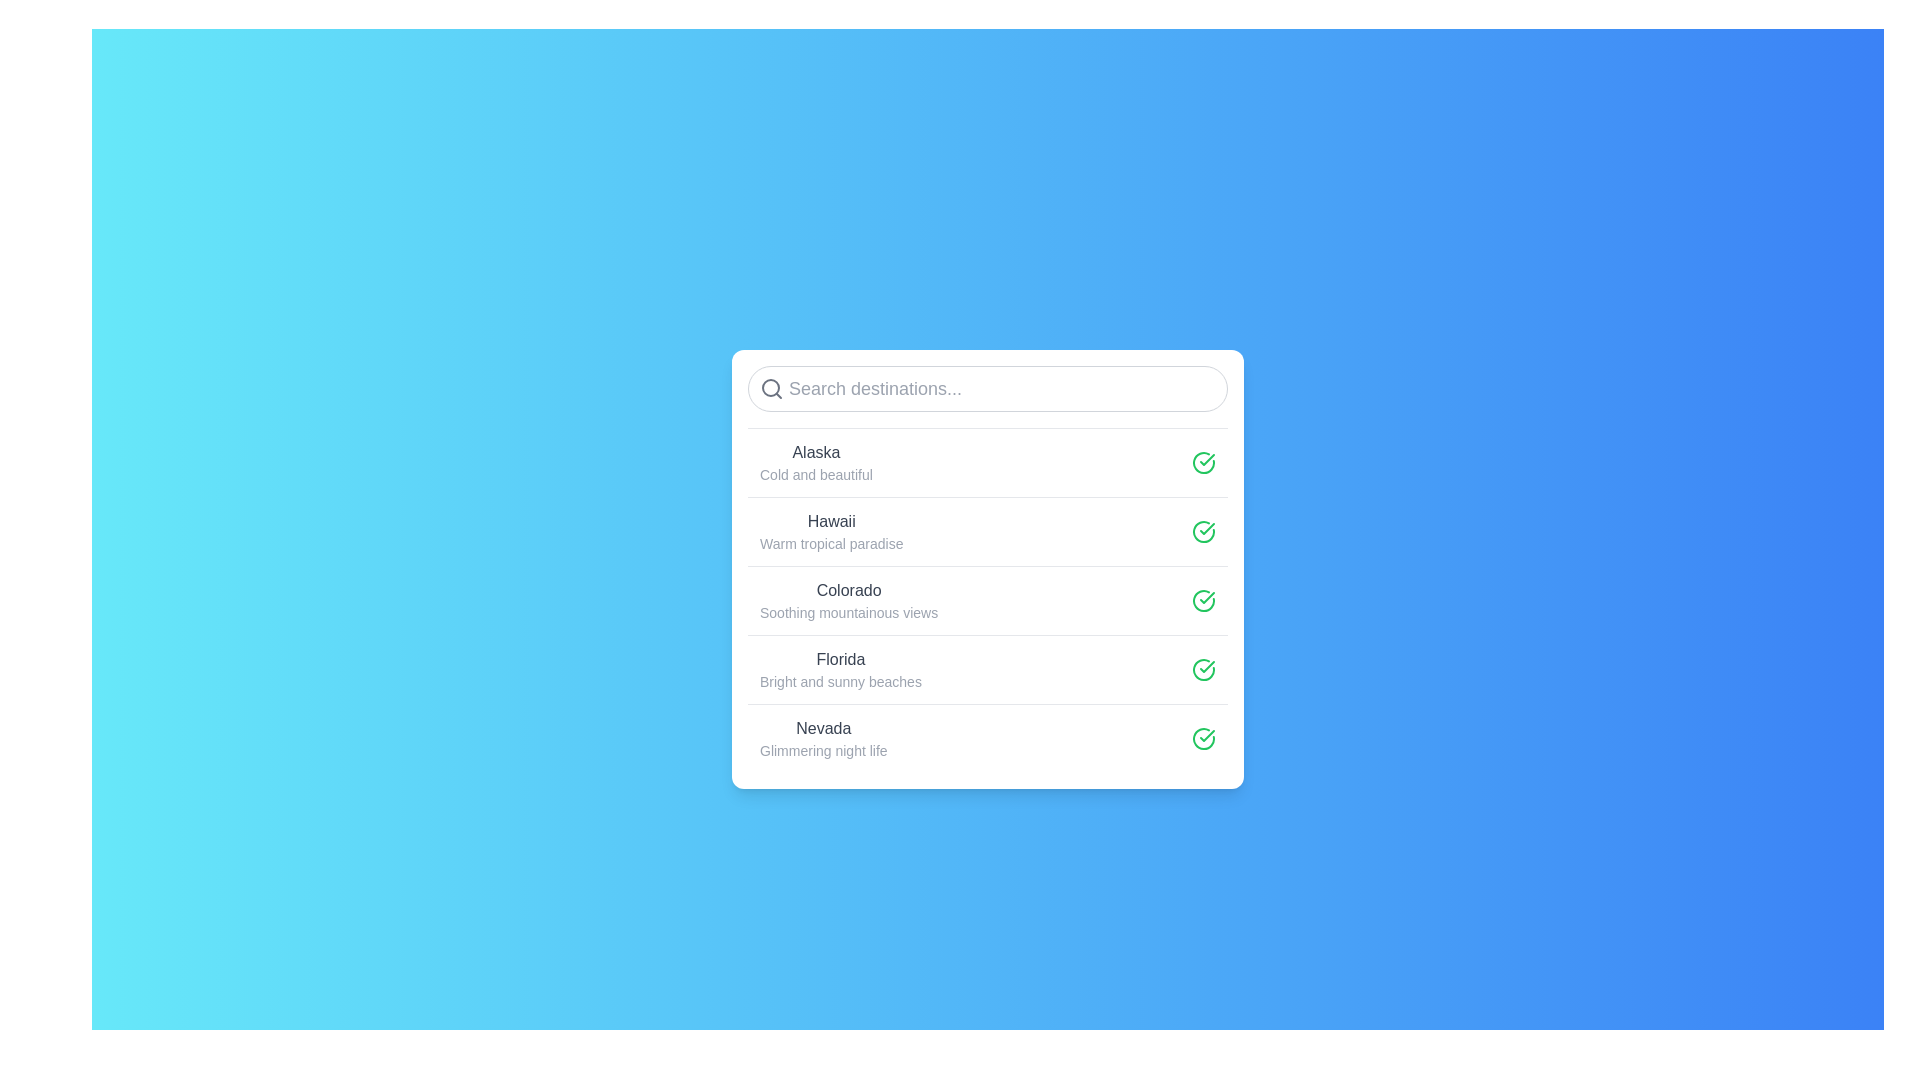 The image size is (1920, 1080). Describe the element at coordinates (1206, 527) in the screenshot. I see `the green checkmark icon indicating confirmation, located to the right of the 'Hawaii' entry in the list of destinations` at that location.